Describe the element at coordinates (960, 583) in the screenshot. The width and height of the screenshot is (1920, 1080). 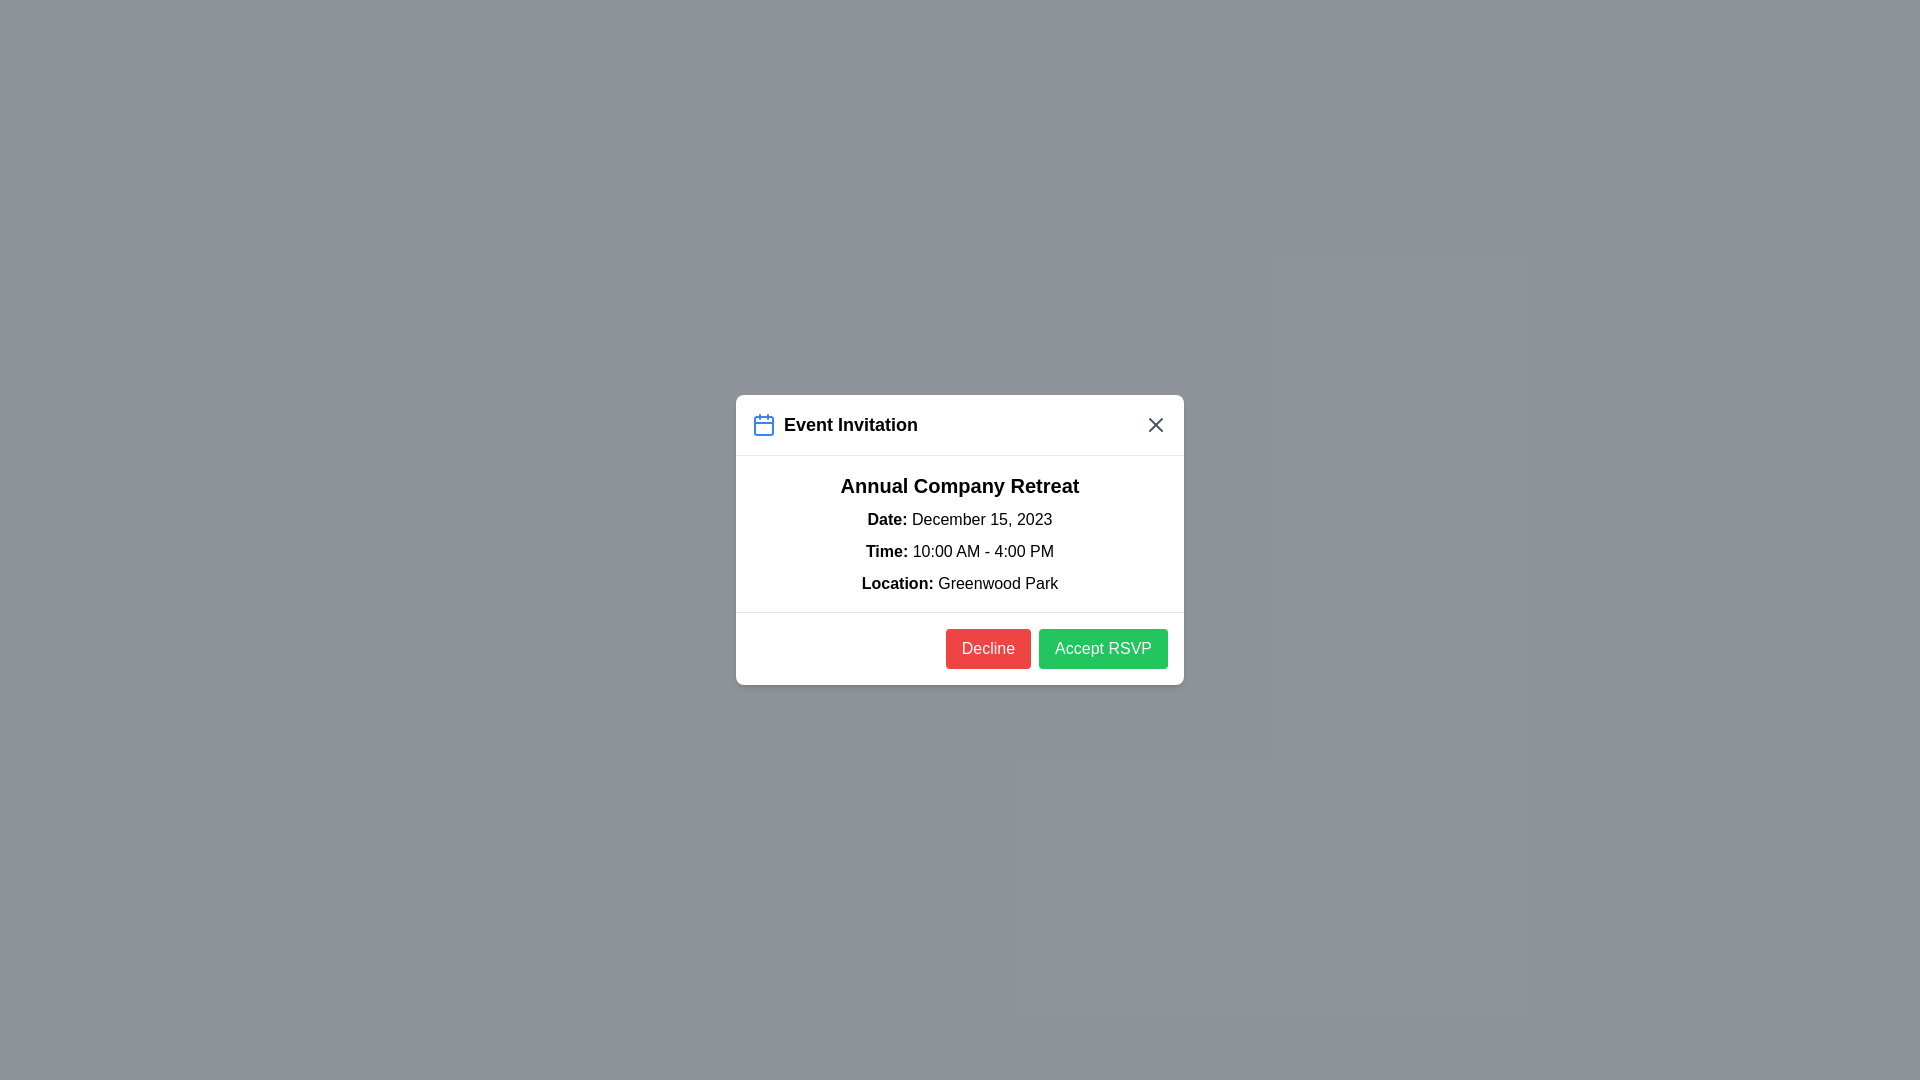
I see `the static text displaying 'Location: Greenwood Park', which is located at the bottom part of the informational box` at that location.